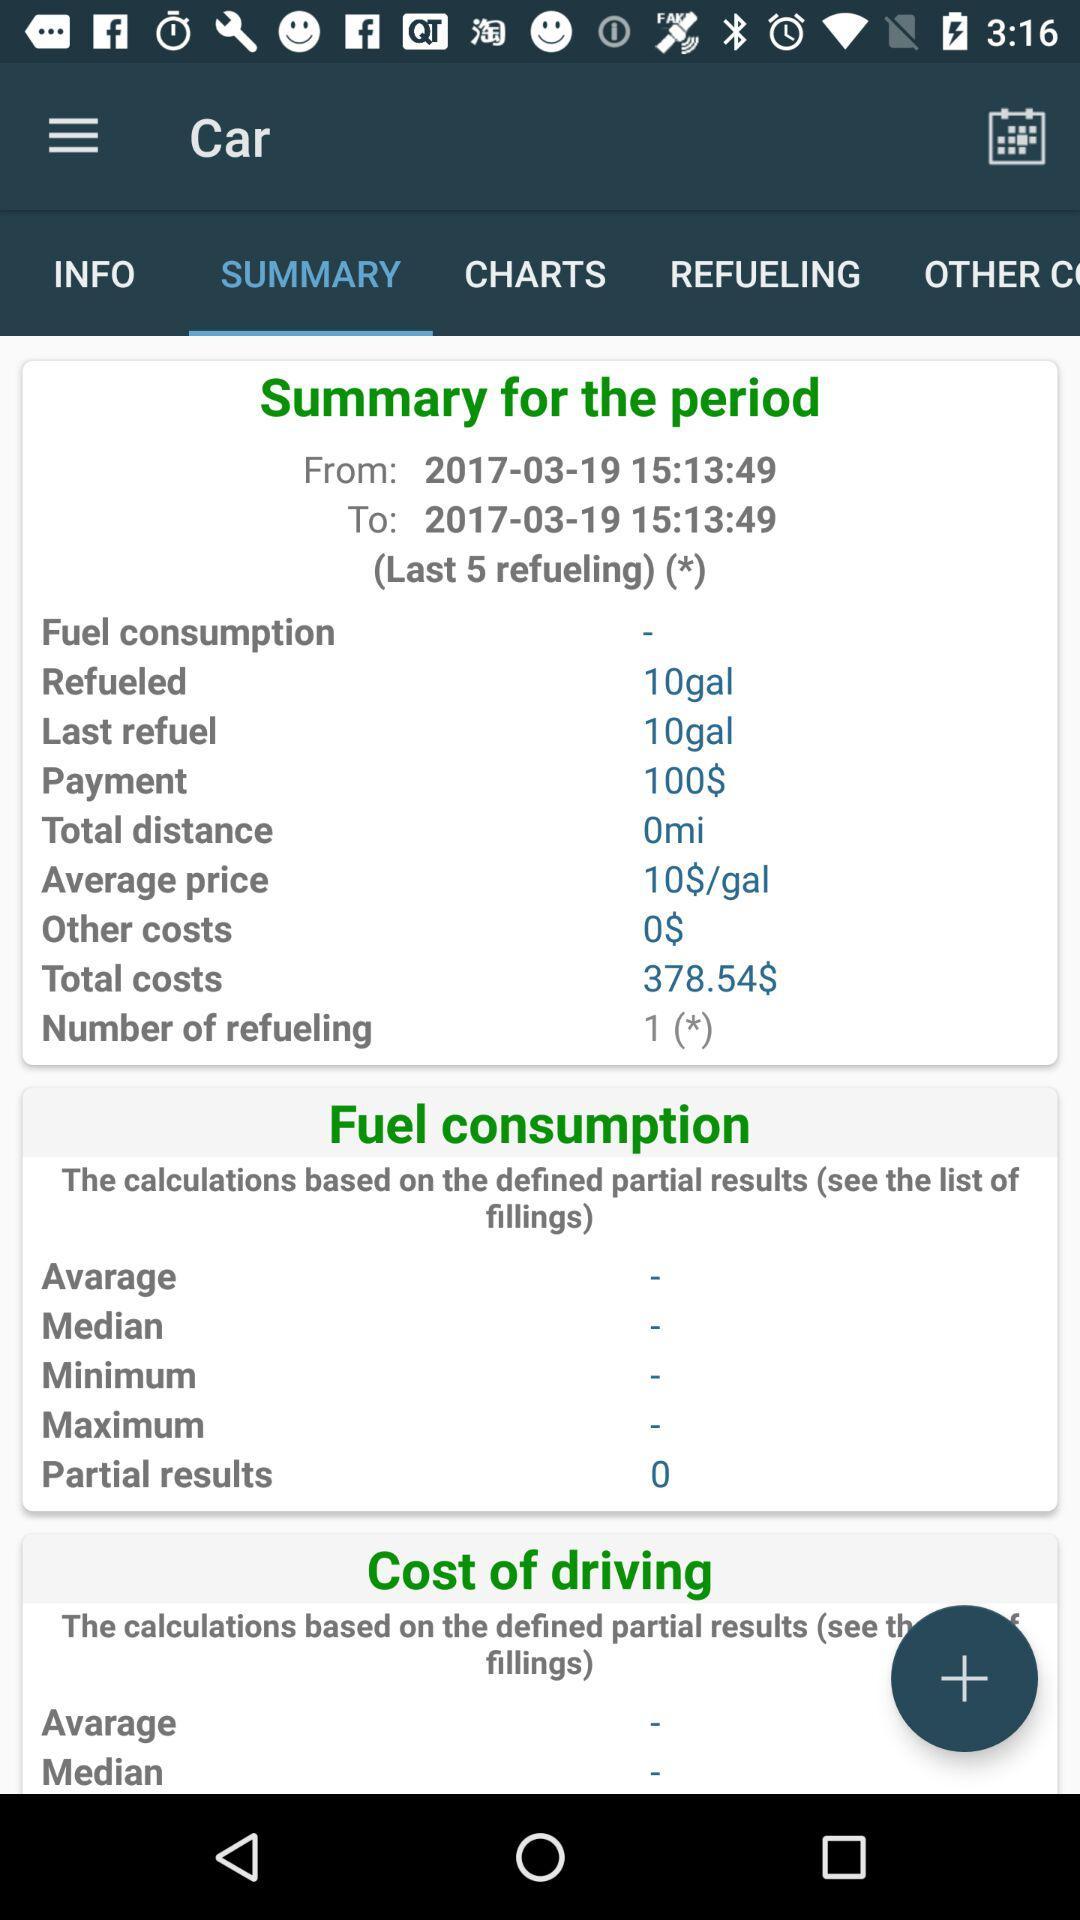  What do you see at coordinates (1017, 135) in the screenshot?
I see `item to the right of the car icon` at bounding box center [1017, 135].